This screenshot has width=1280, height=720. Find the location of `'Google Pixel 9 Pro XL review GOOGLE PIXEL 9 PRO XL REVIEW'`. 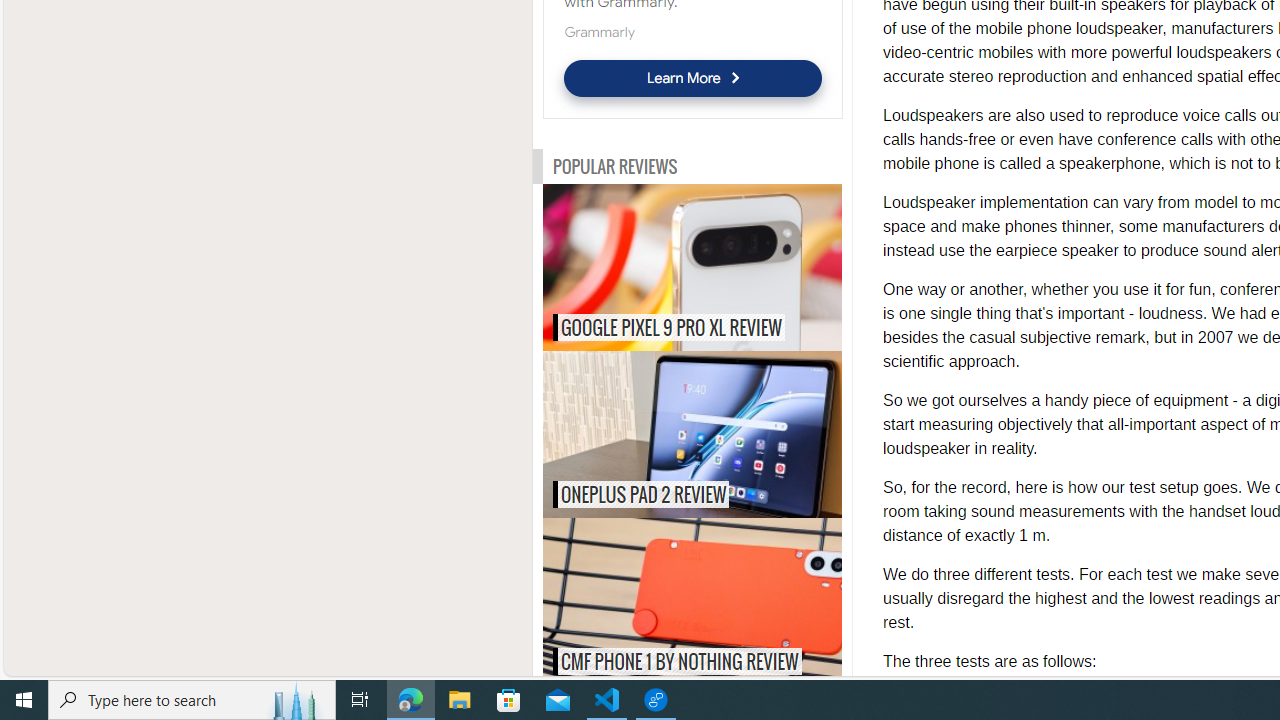

'Google Pixel 9 Pro XL review GOOGLE PIXEL 9 PRO XL REVIEW' is located at coordinates (692, 266).